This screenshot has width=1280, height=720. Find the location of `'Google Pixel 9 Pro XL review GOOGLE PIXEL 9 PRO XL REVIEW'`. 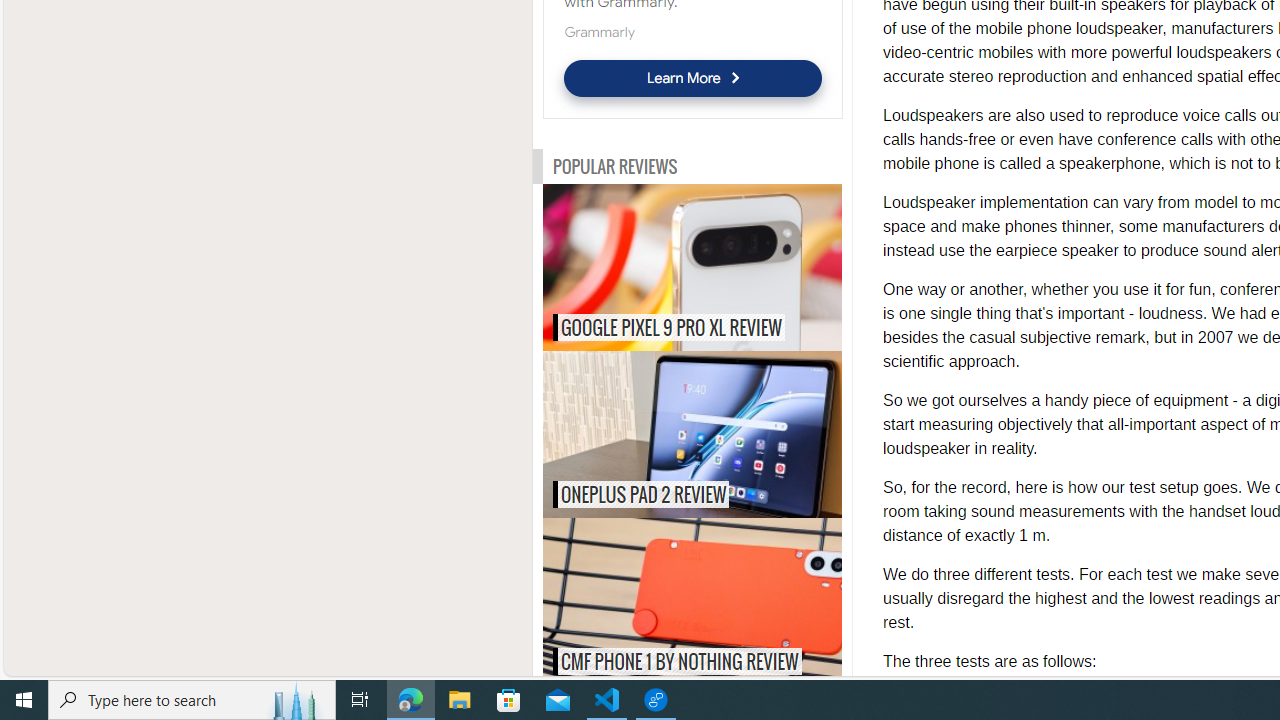

'Google Pixel 9 Pro XL review GOOGLE PIXEL 9 PRO XL REVIEW' is located at coordinates (692, 266).